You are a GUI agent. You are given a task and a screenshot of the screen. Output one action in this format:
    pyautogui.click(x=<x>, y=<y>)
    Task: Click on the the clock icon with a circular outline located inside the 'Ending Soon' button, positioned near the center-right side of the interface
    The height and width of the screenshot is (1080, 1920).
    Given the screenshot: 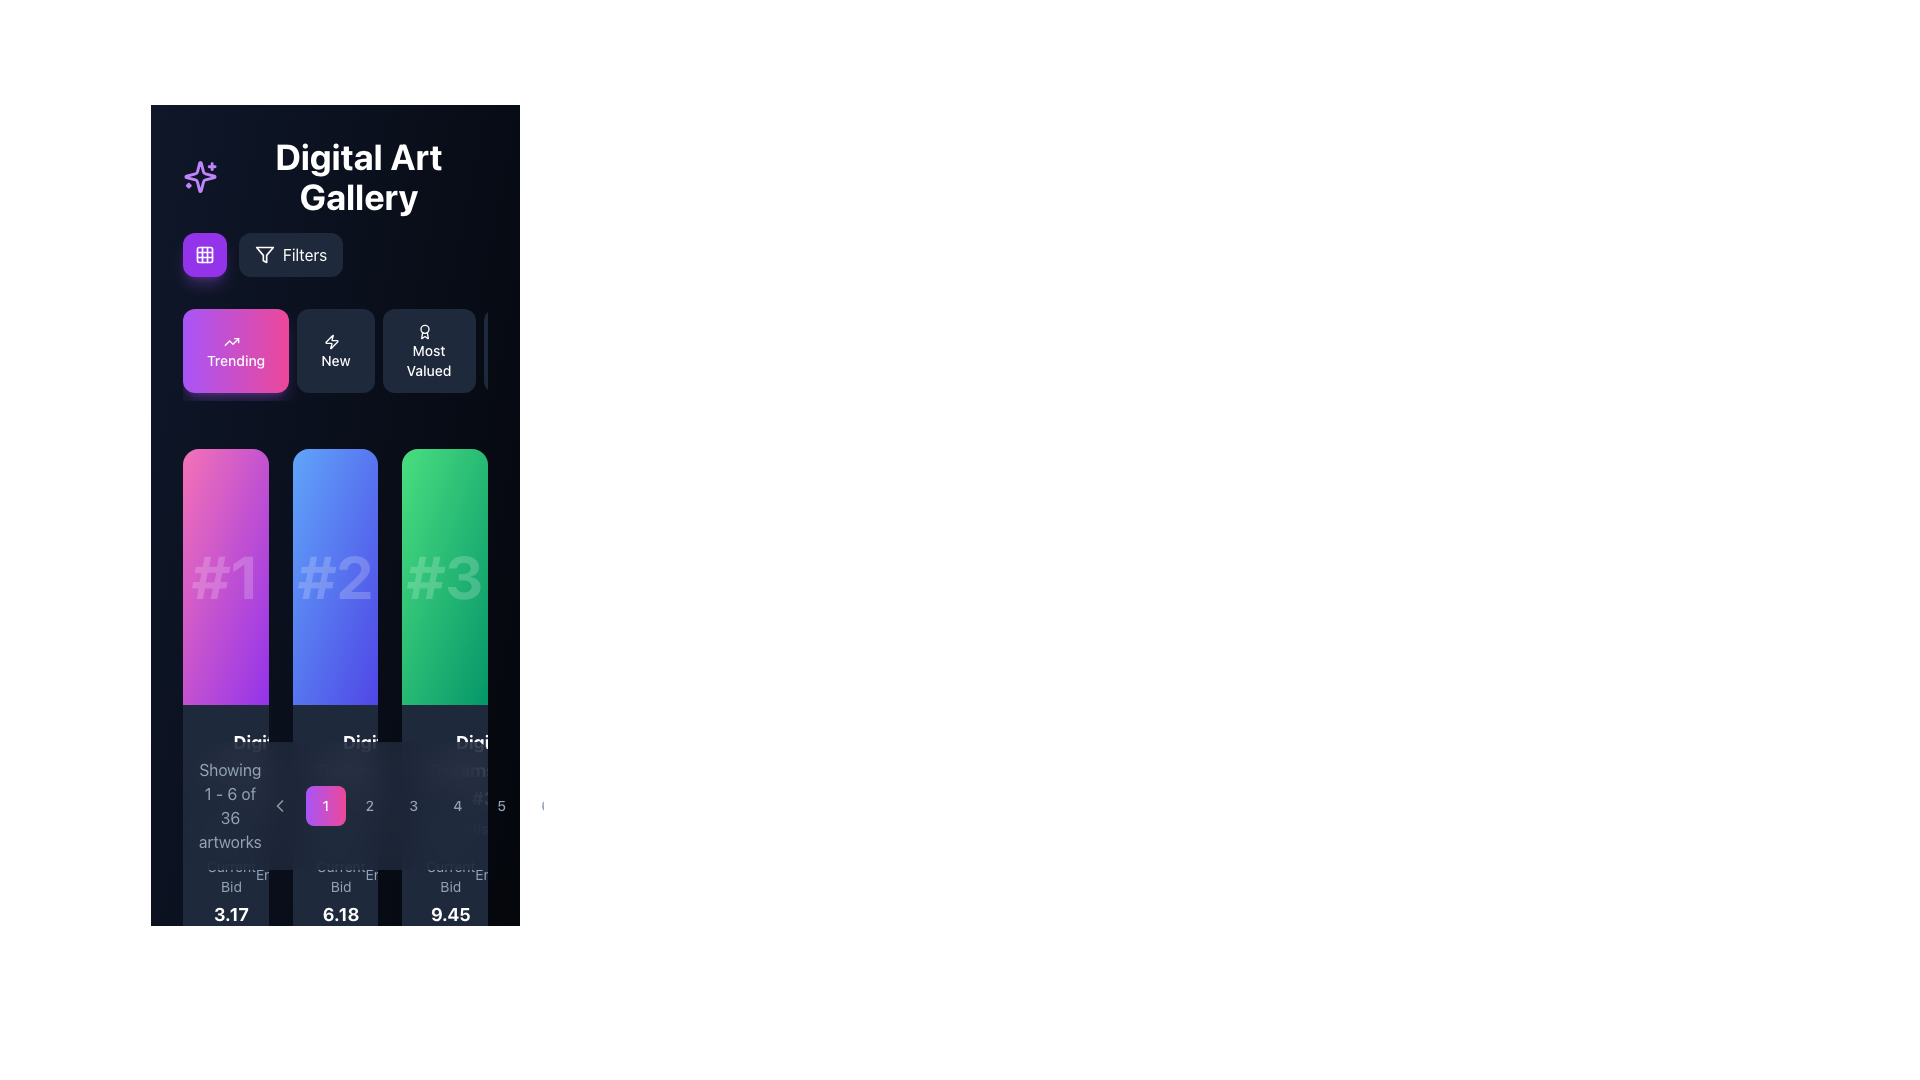 What is the action you would take?
    pyautogui.click(x=526, y=331)
    